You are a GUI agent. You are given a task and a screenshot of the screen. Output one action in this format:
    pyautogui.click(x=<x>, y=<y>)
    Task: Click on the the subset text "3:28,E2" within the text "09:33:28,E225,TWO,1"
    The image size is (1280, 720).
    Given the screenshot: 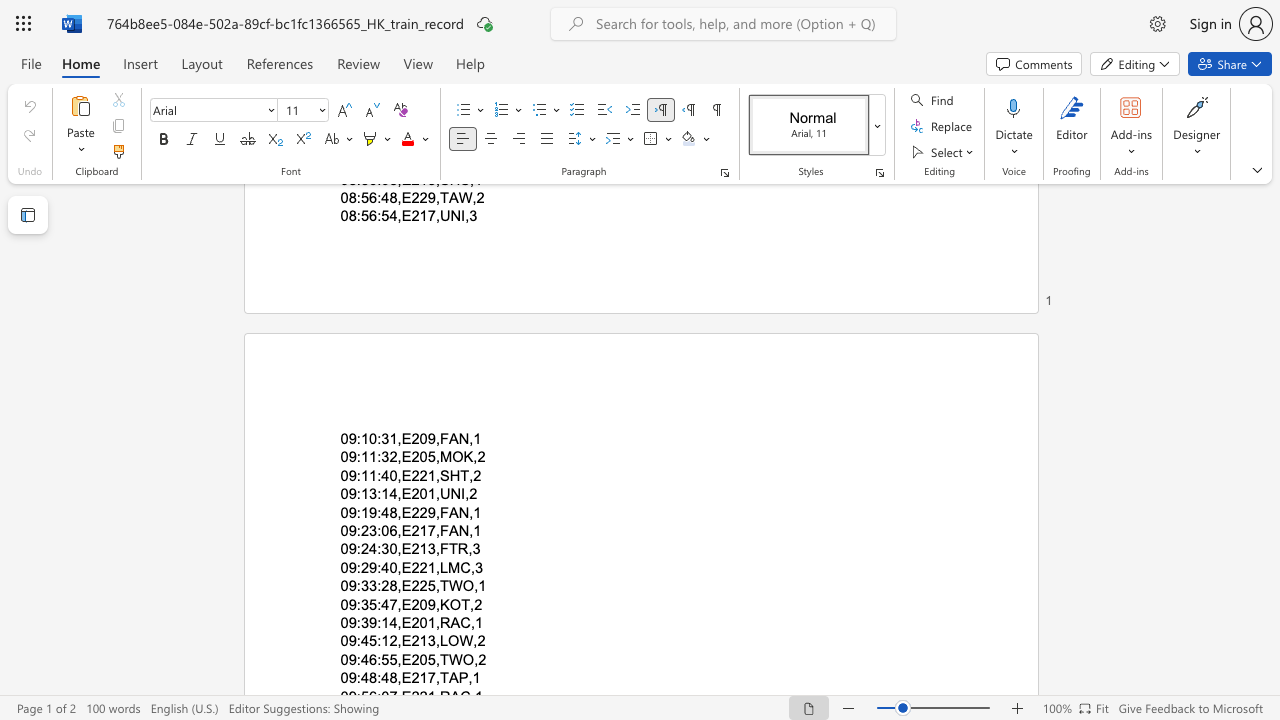 What is the action you would take?
    pyautogui.click(x=369, y=585)
    